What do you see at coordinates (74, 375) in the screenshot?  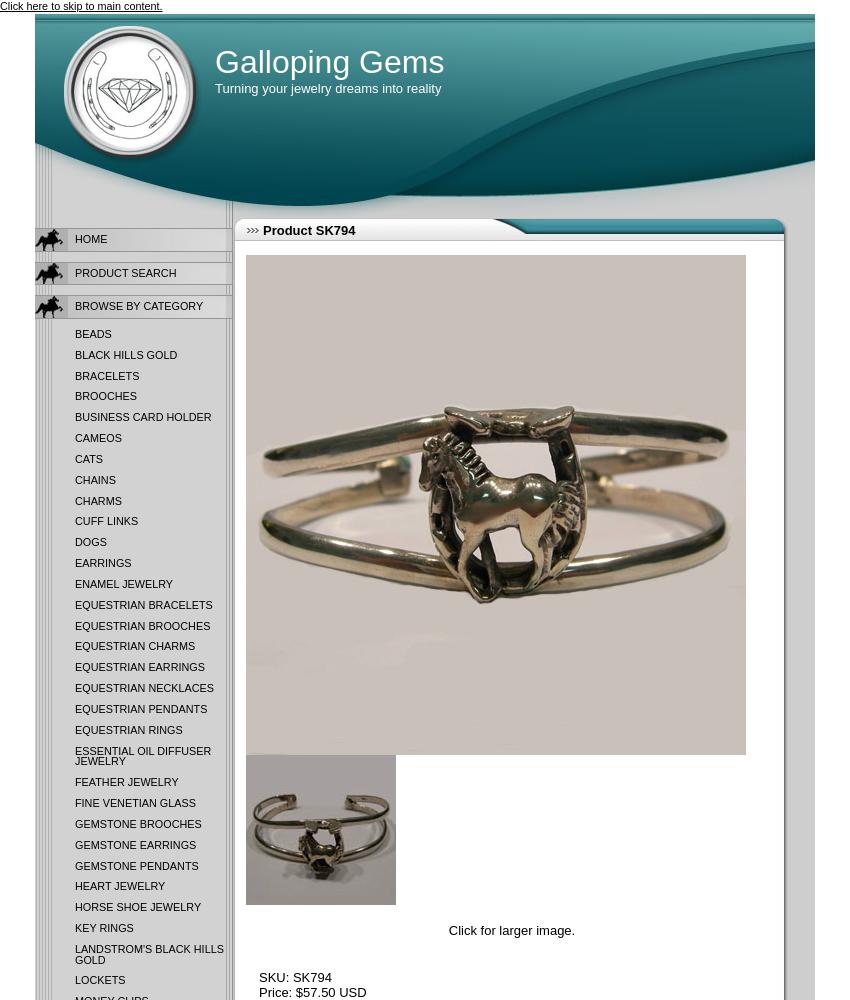 I see `'Bracelets'` at bounding box center [74, 375].